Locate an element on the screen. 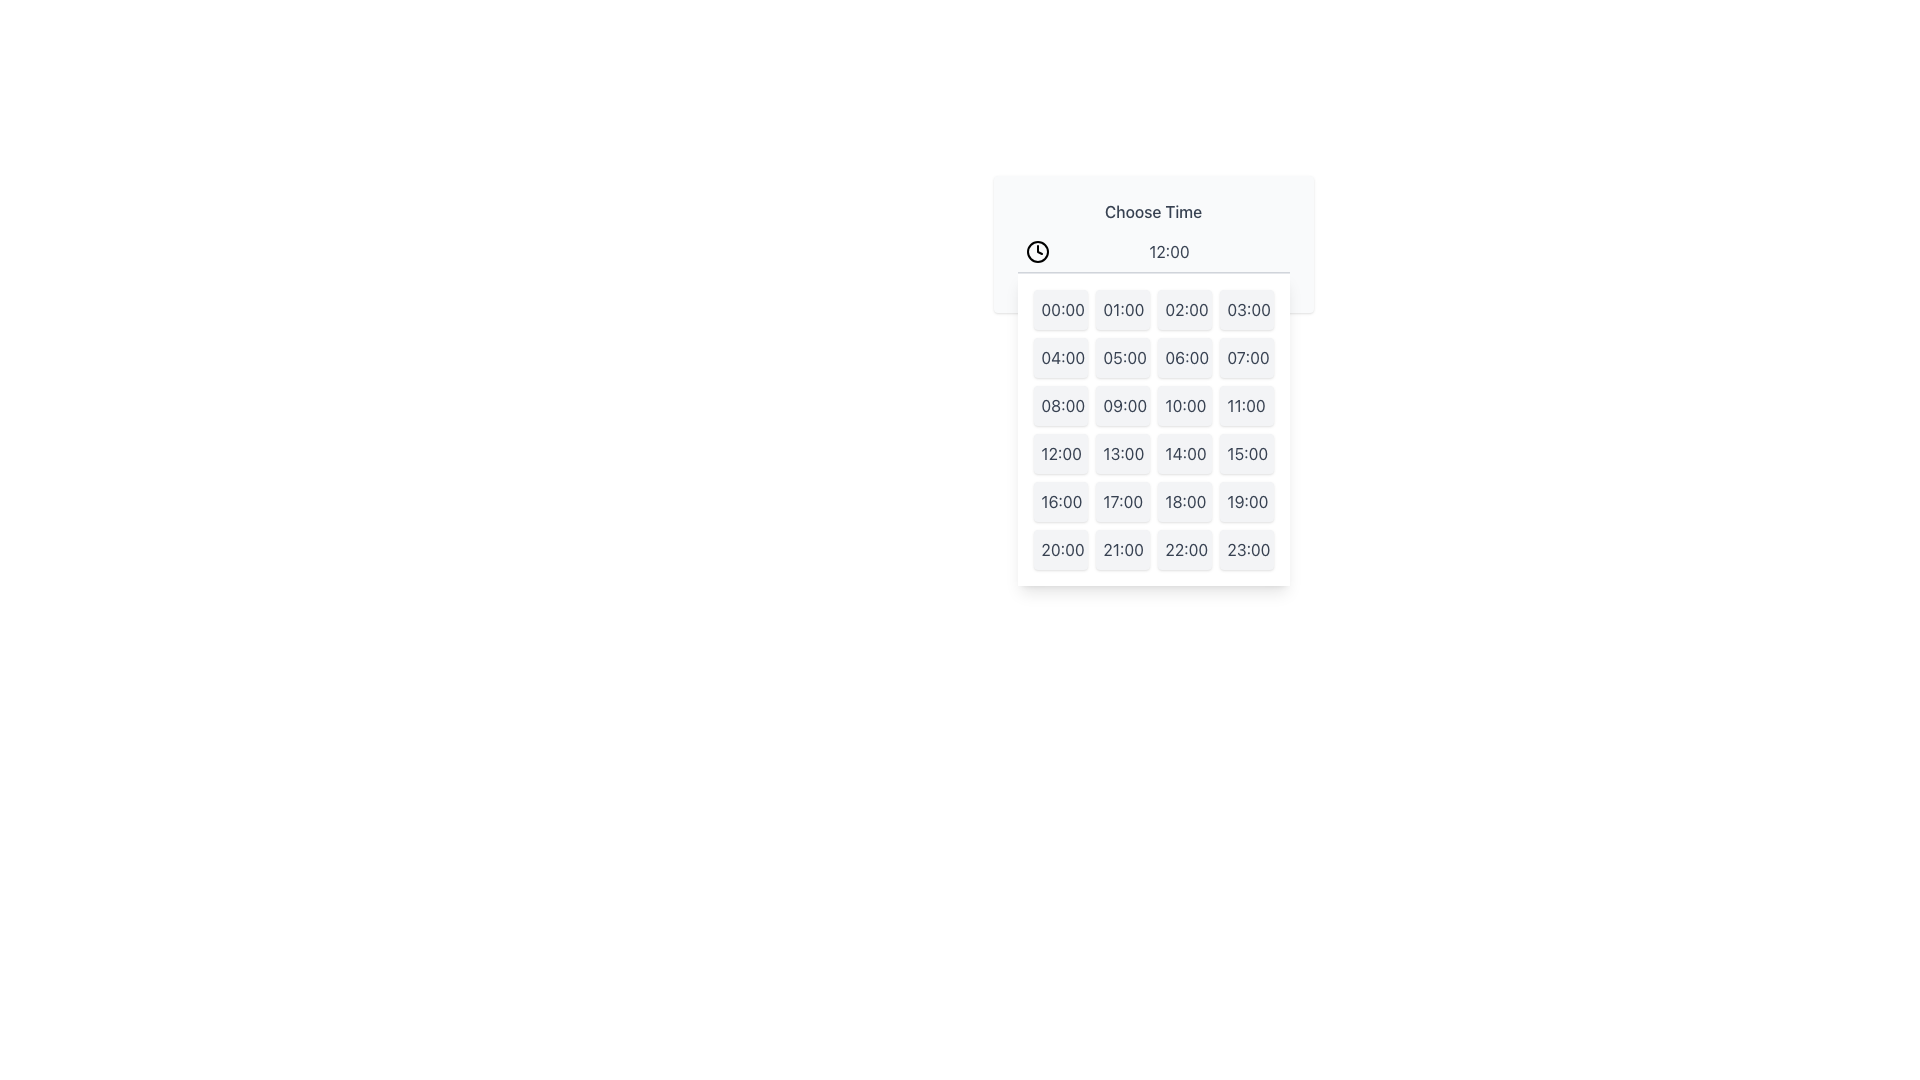  the rectangular button labeled '07:00' with a light gray background is located at coordinates (1245, 357).